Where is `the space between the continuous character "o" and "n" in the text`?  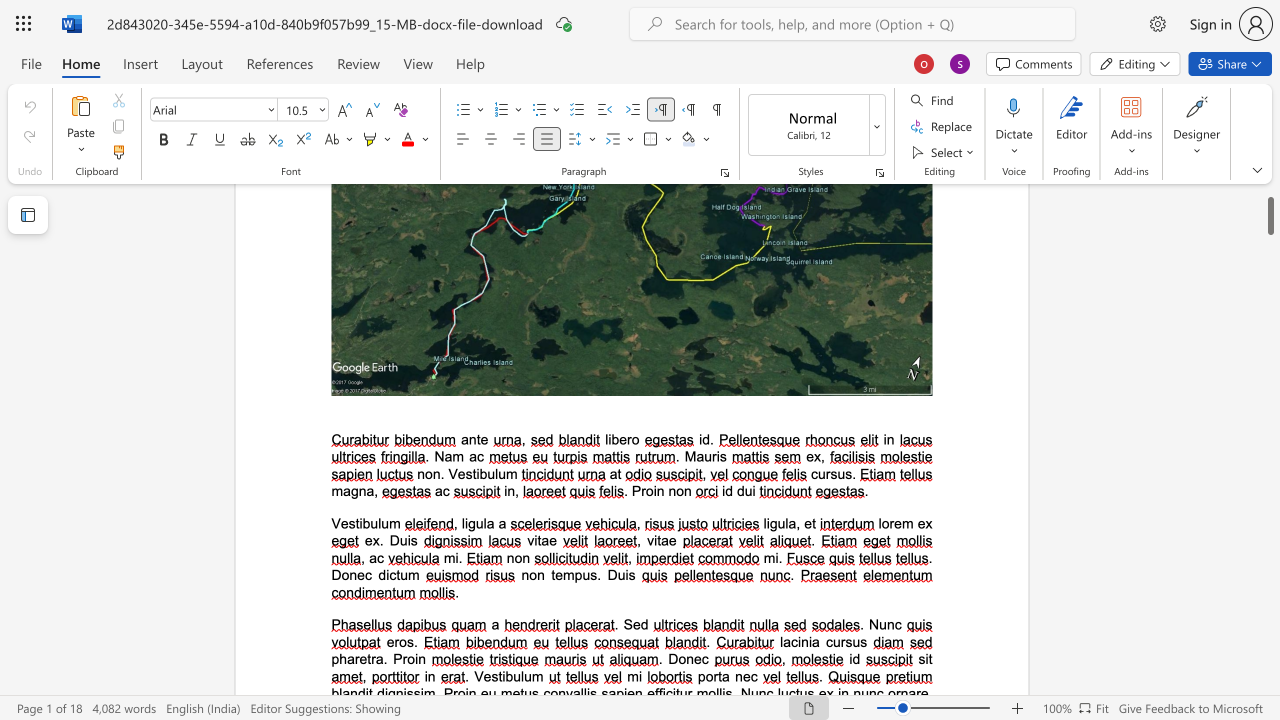
the space between the continuous character "o" and "n" in the text is located at coordinates (684, 491).